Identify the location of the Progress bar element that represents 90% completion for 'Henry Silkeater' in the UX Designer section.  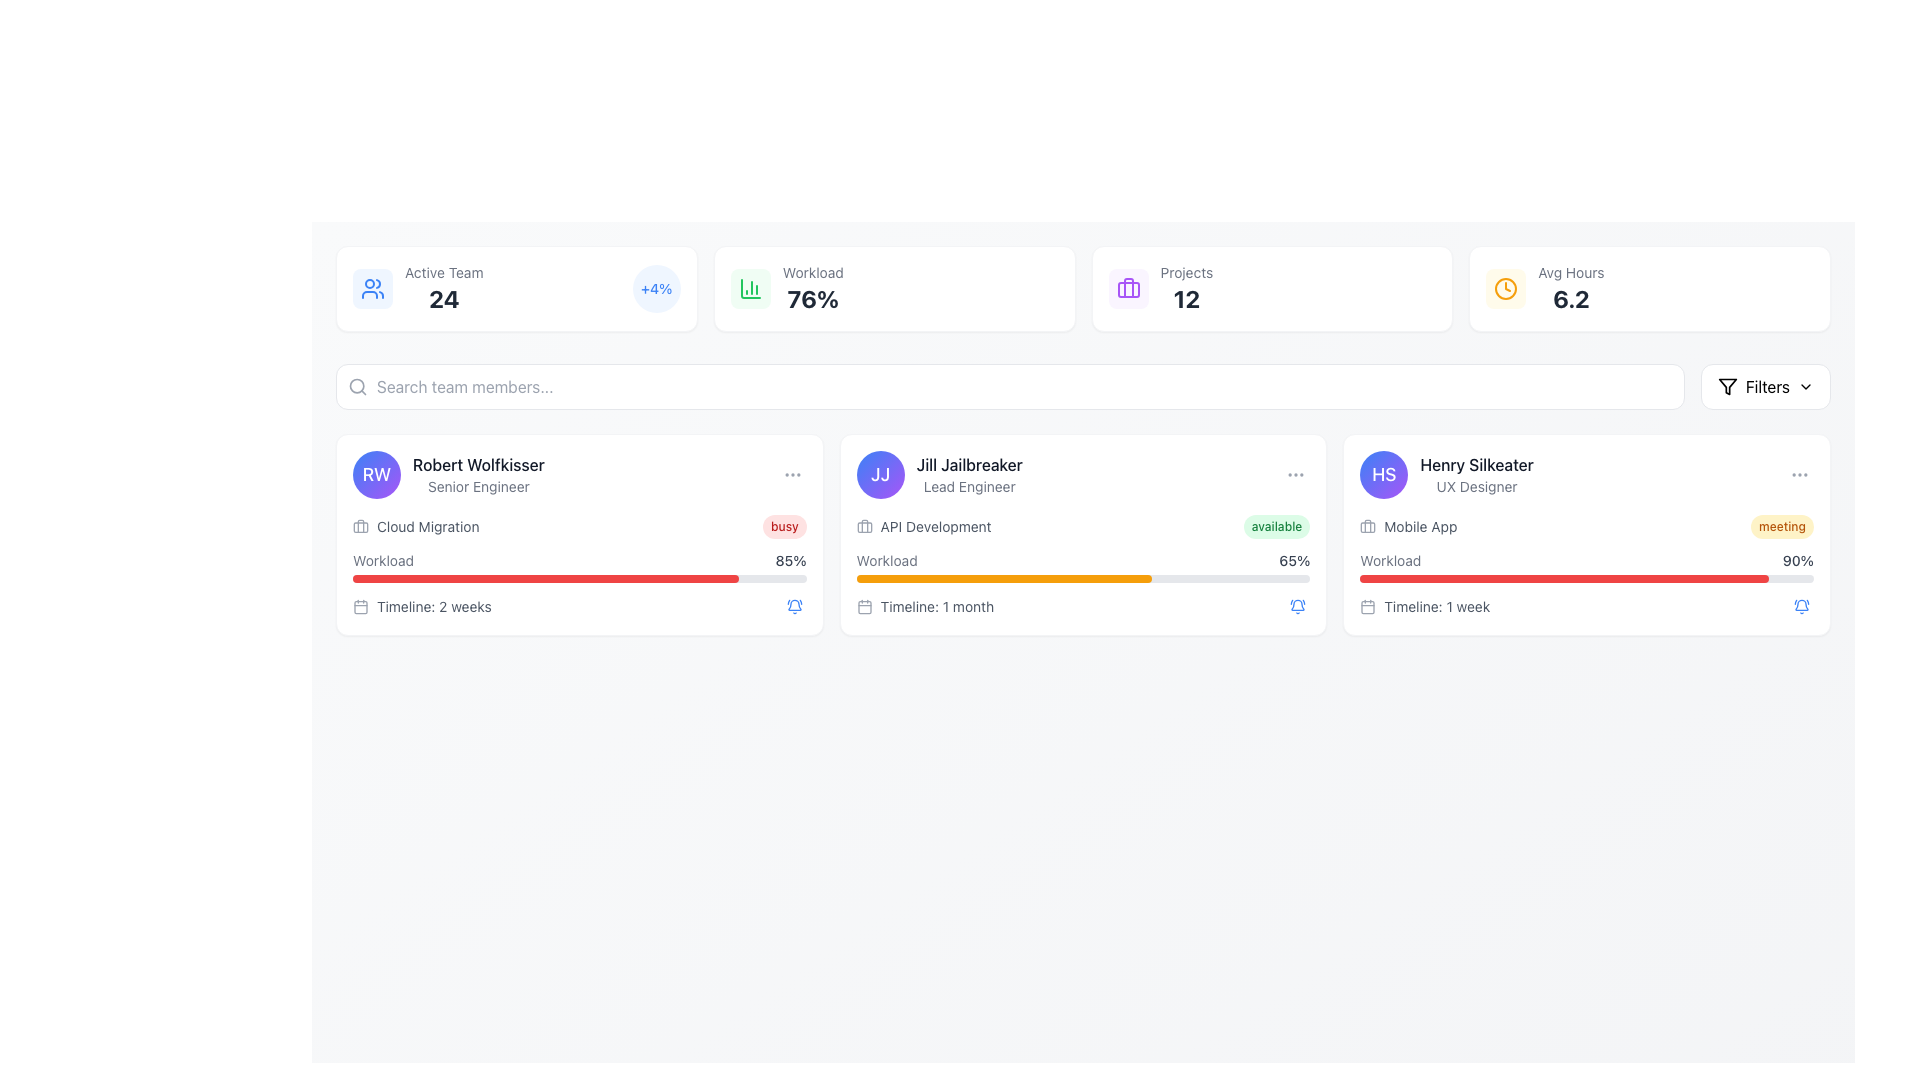
(1586, 567).